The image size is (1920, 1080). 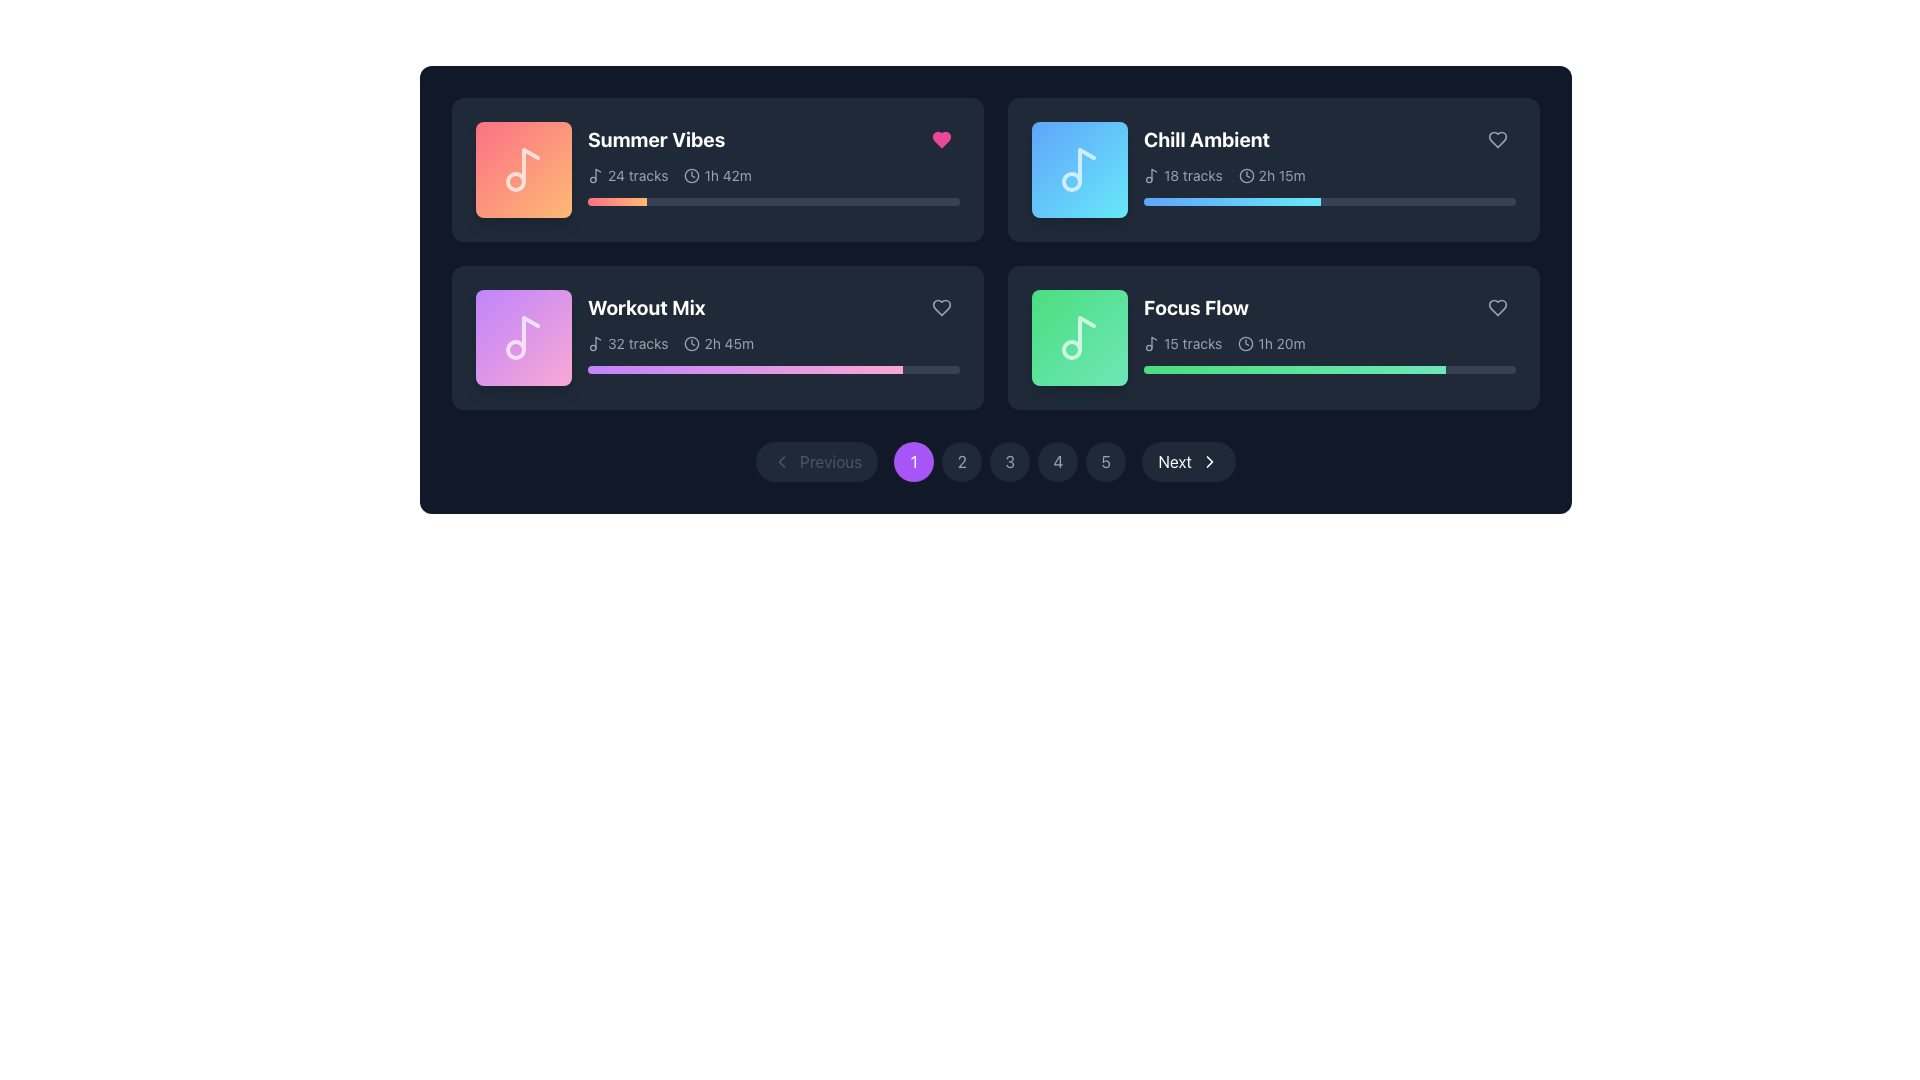 I want to click on the circular button with a dark gray background and the number '4' displayed in light gray text, so click(x=1057, y=462).